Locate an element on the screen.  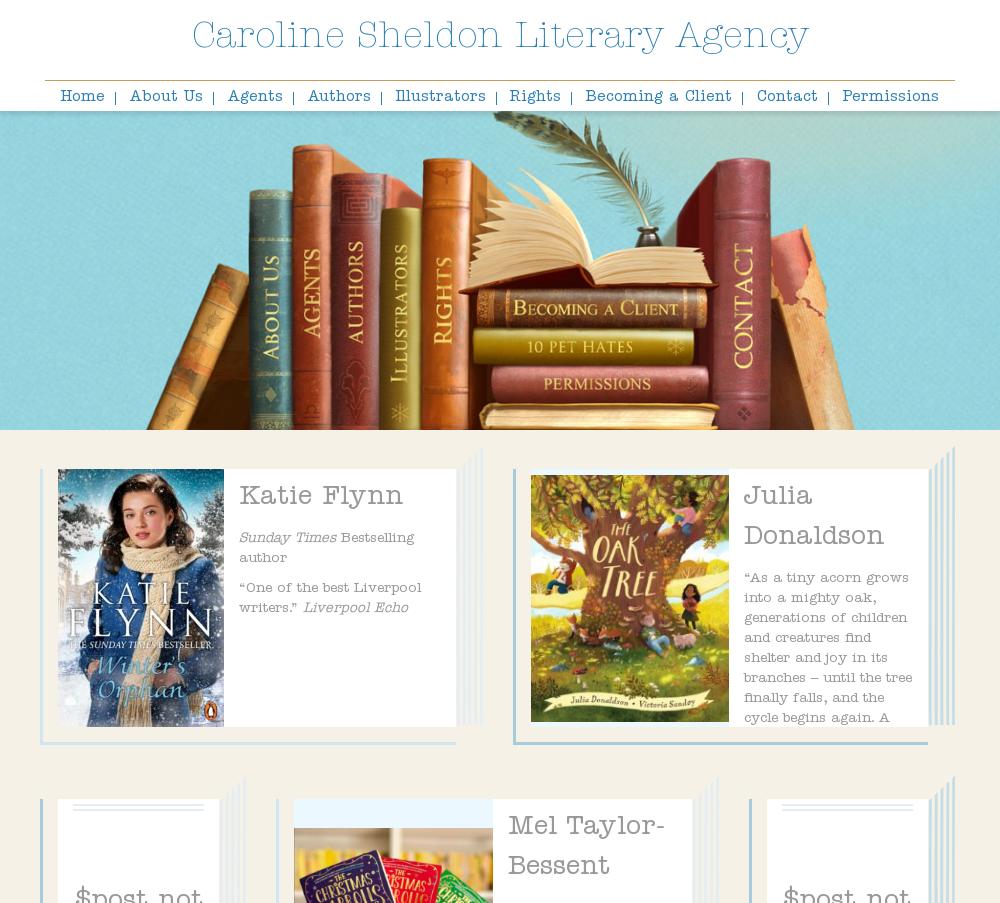
'Agents' is located at coordinates (226, 98).